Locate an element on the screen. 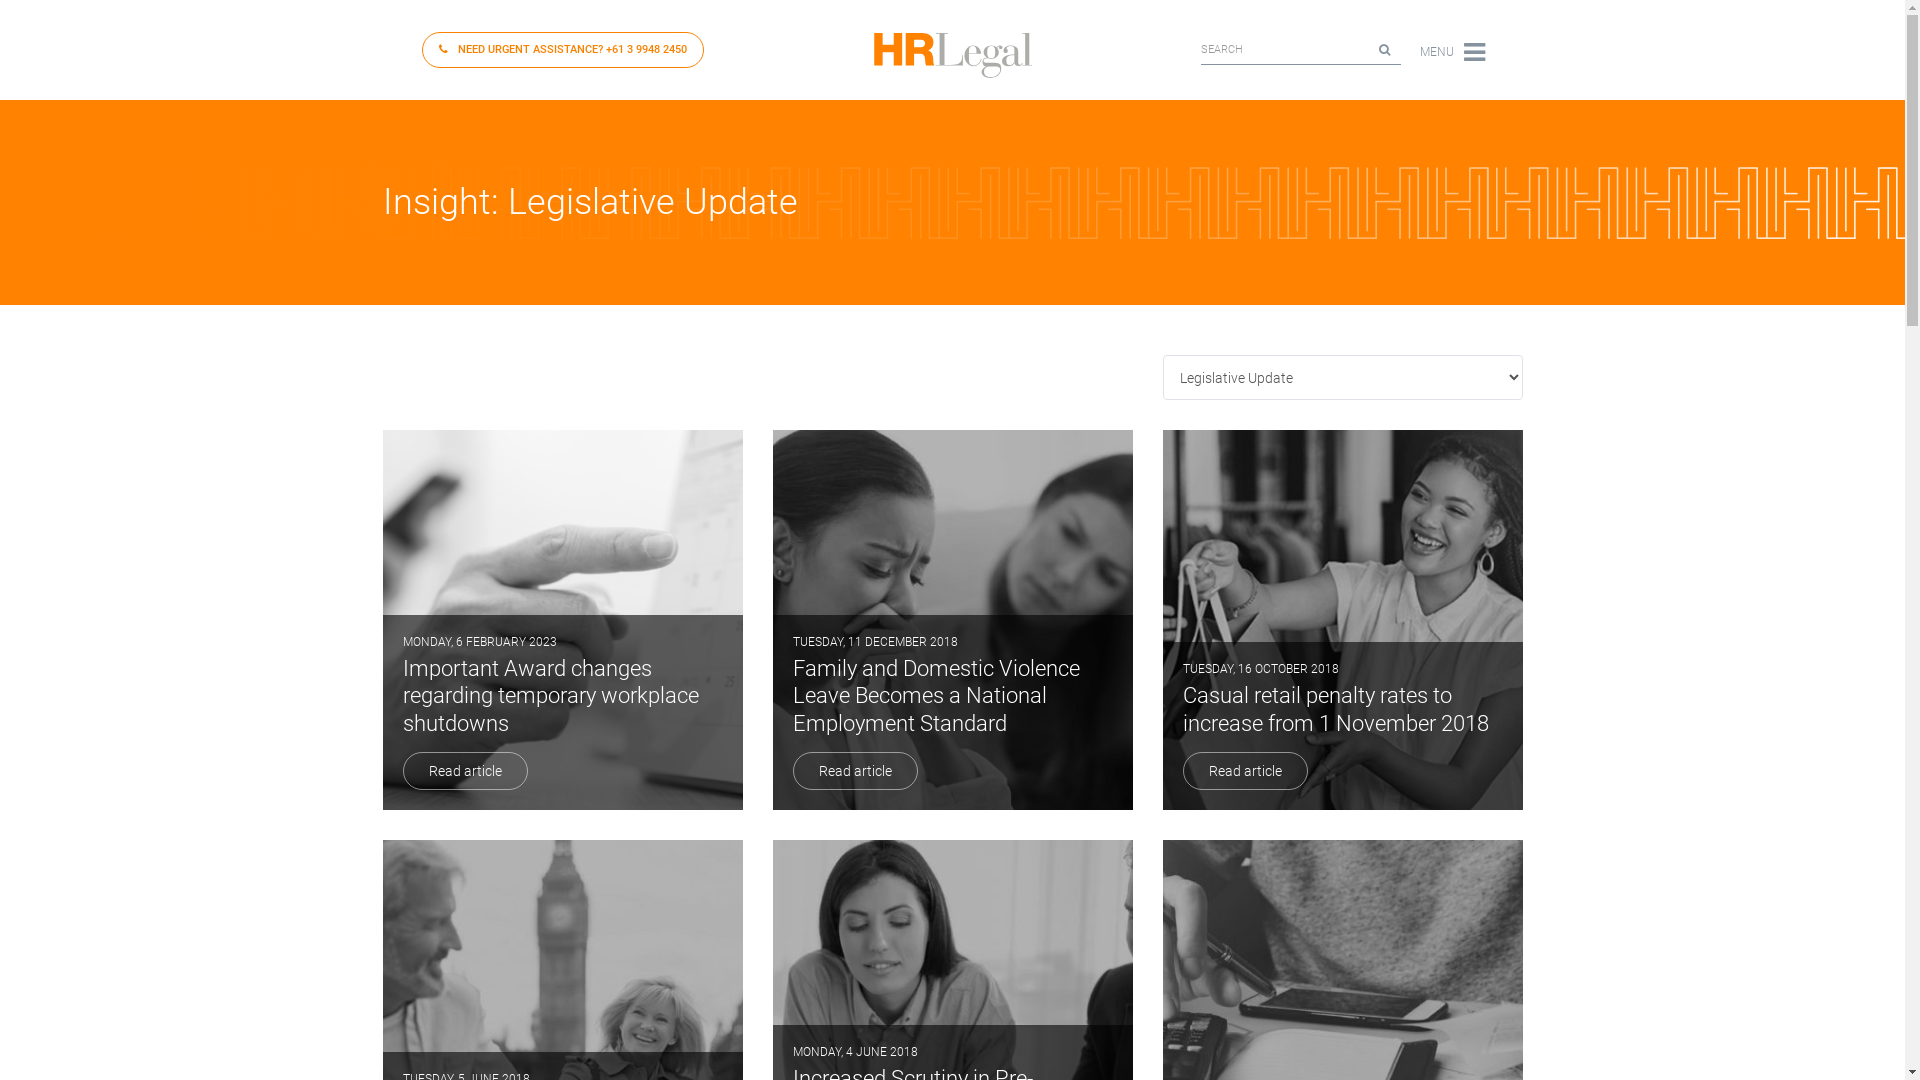 The image size is (1920, 1080). 'Read article' is located at coordinates (791, 770).